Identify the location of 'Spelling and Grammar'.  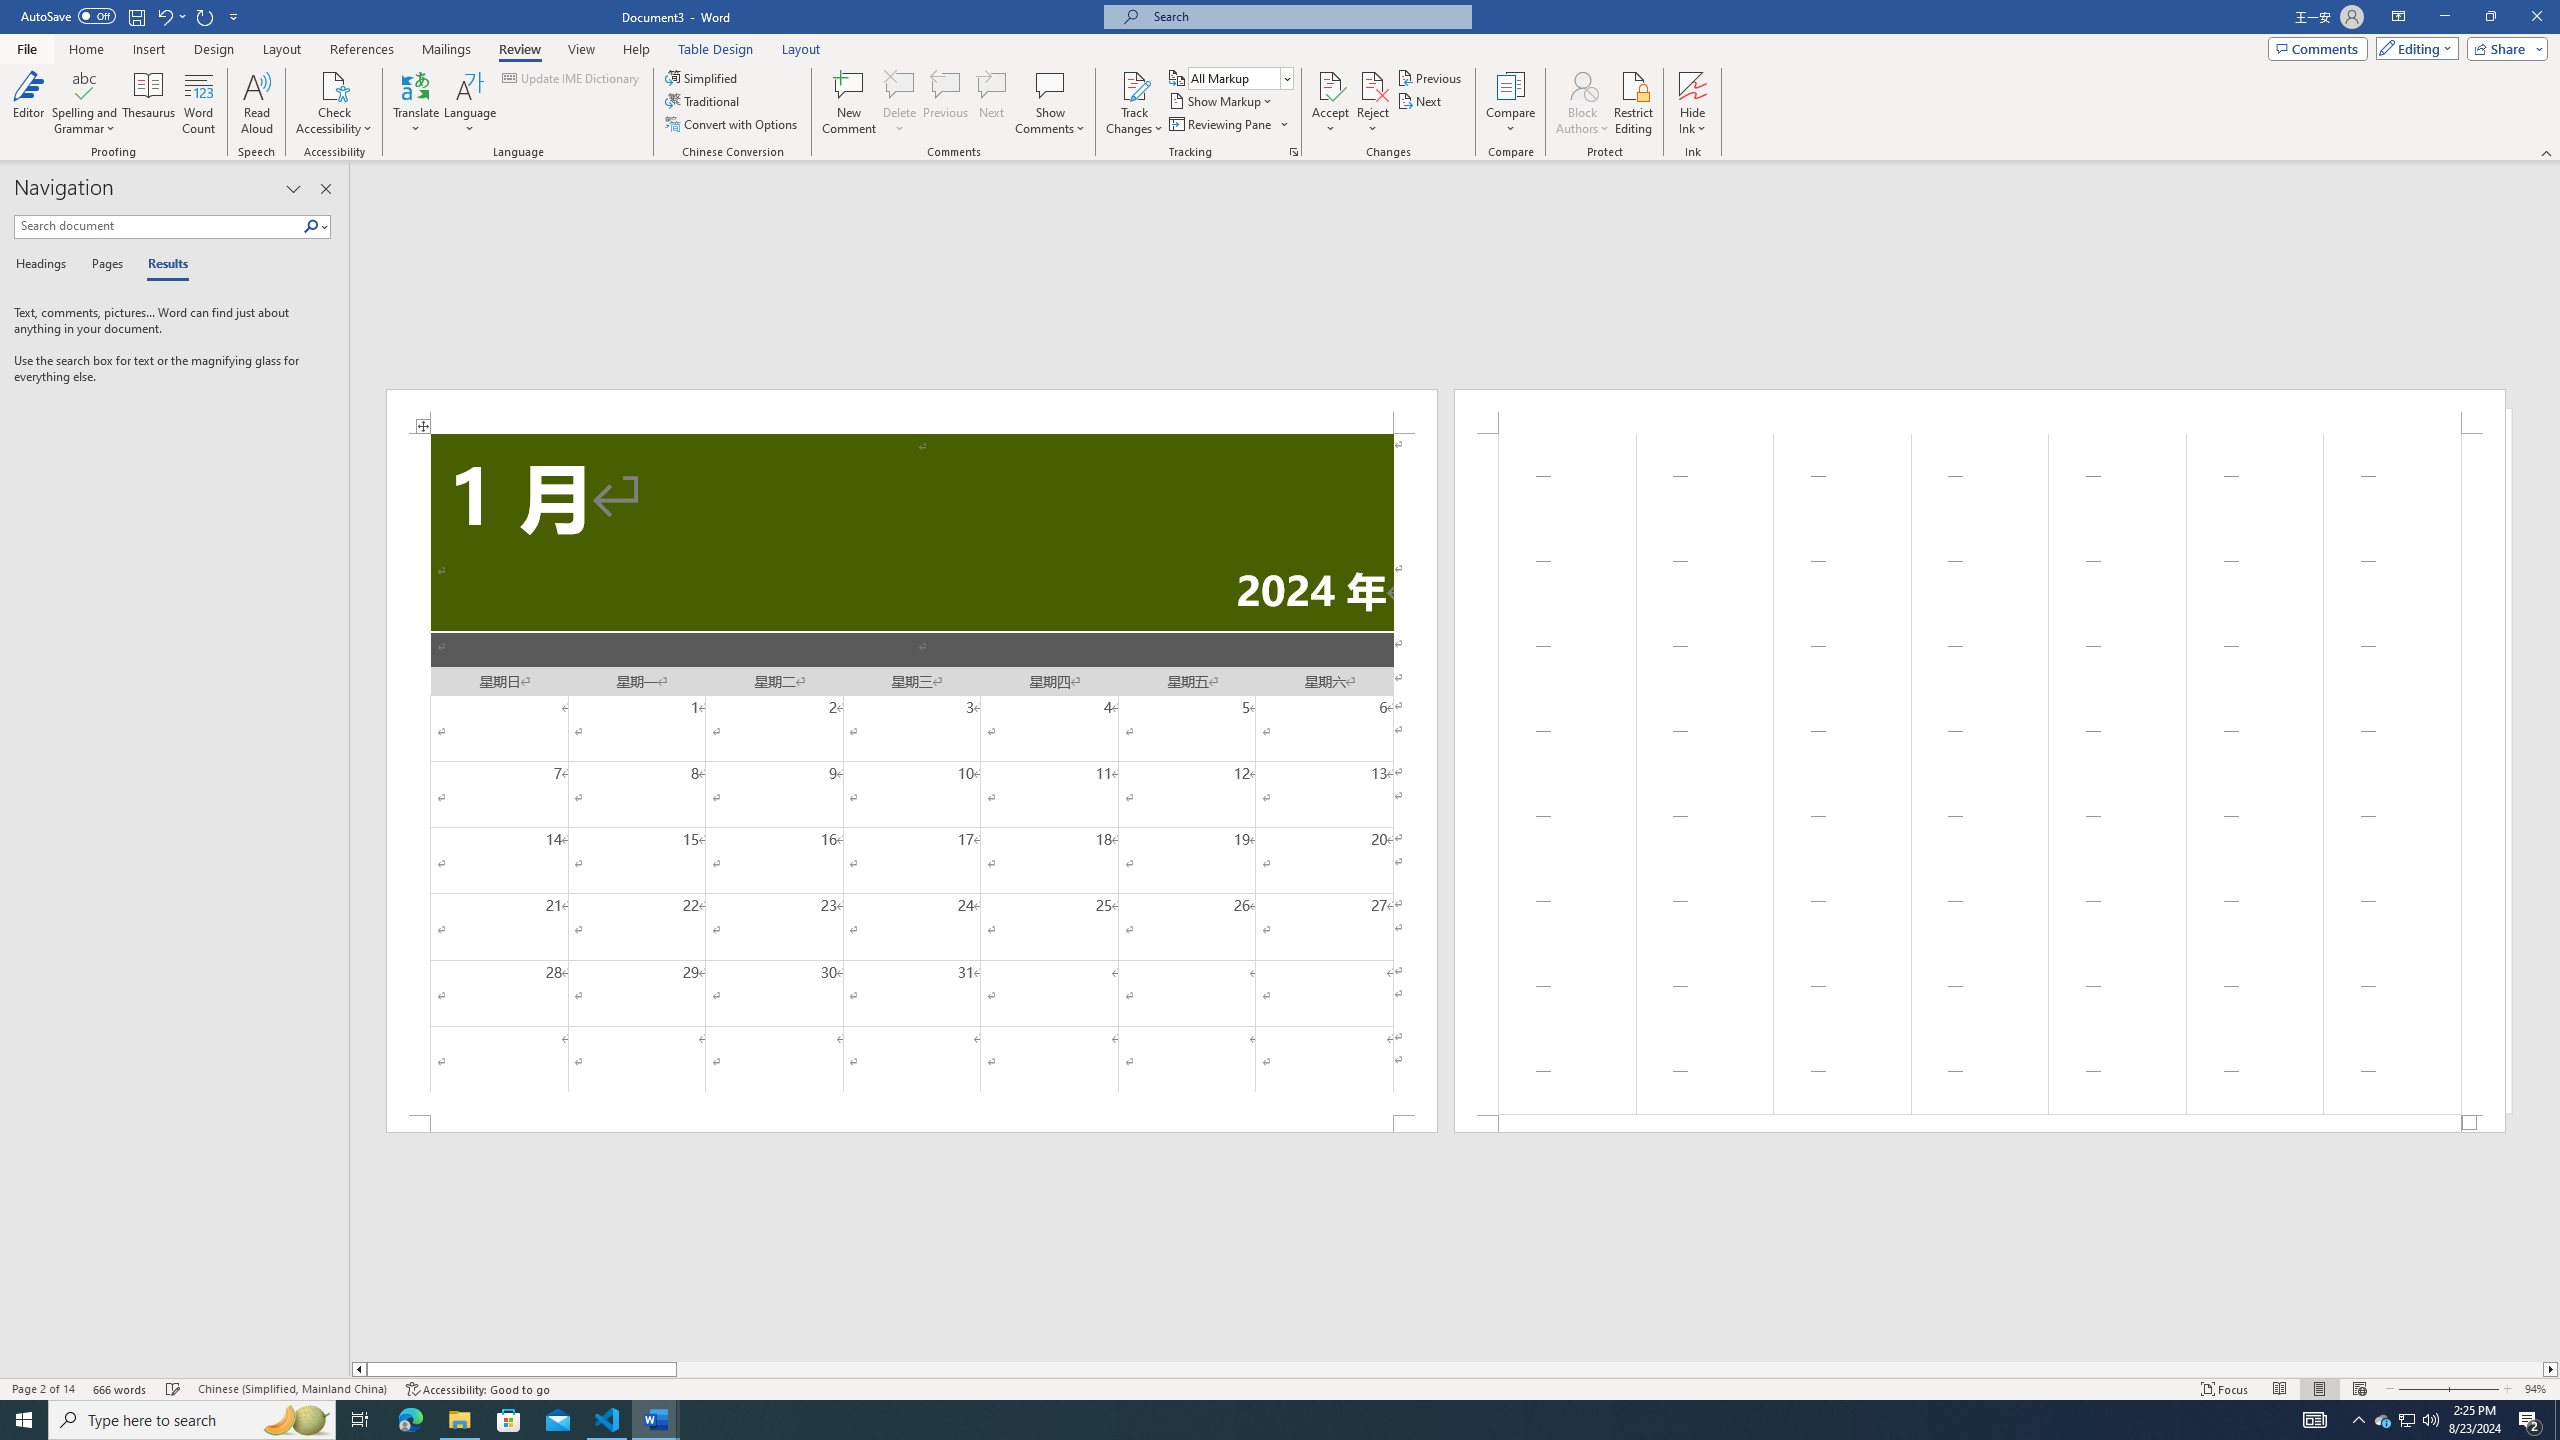
(85, 84).